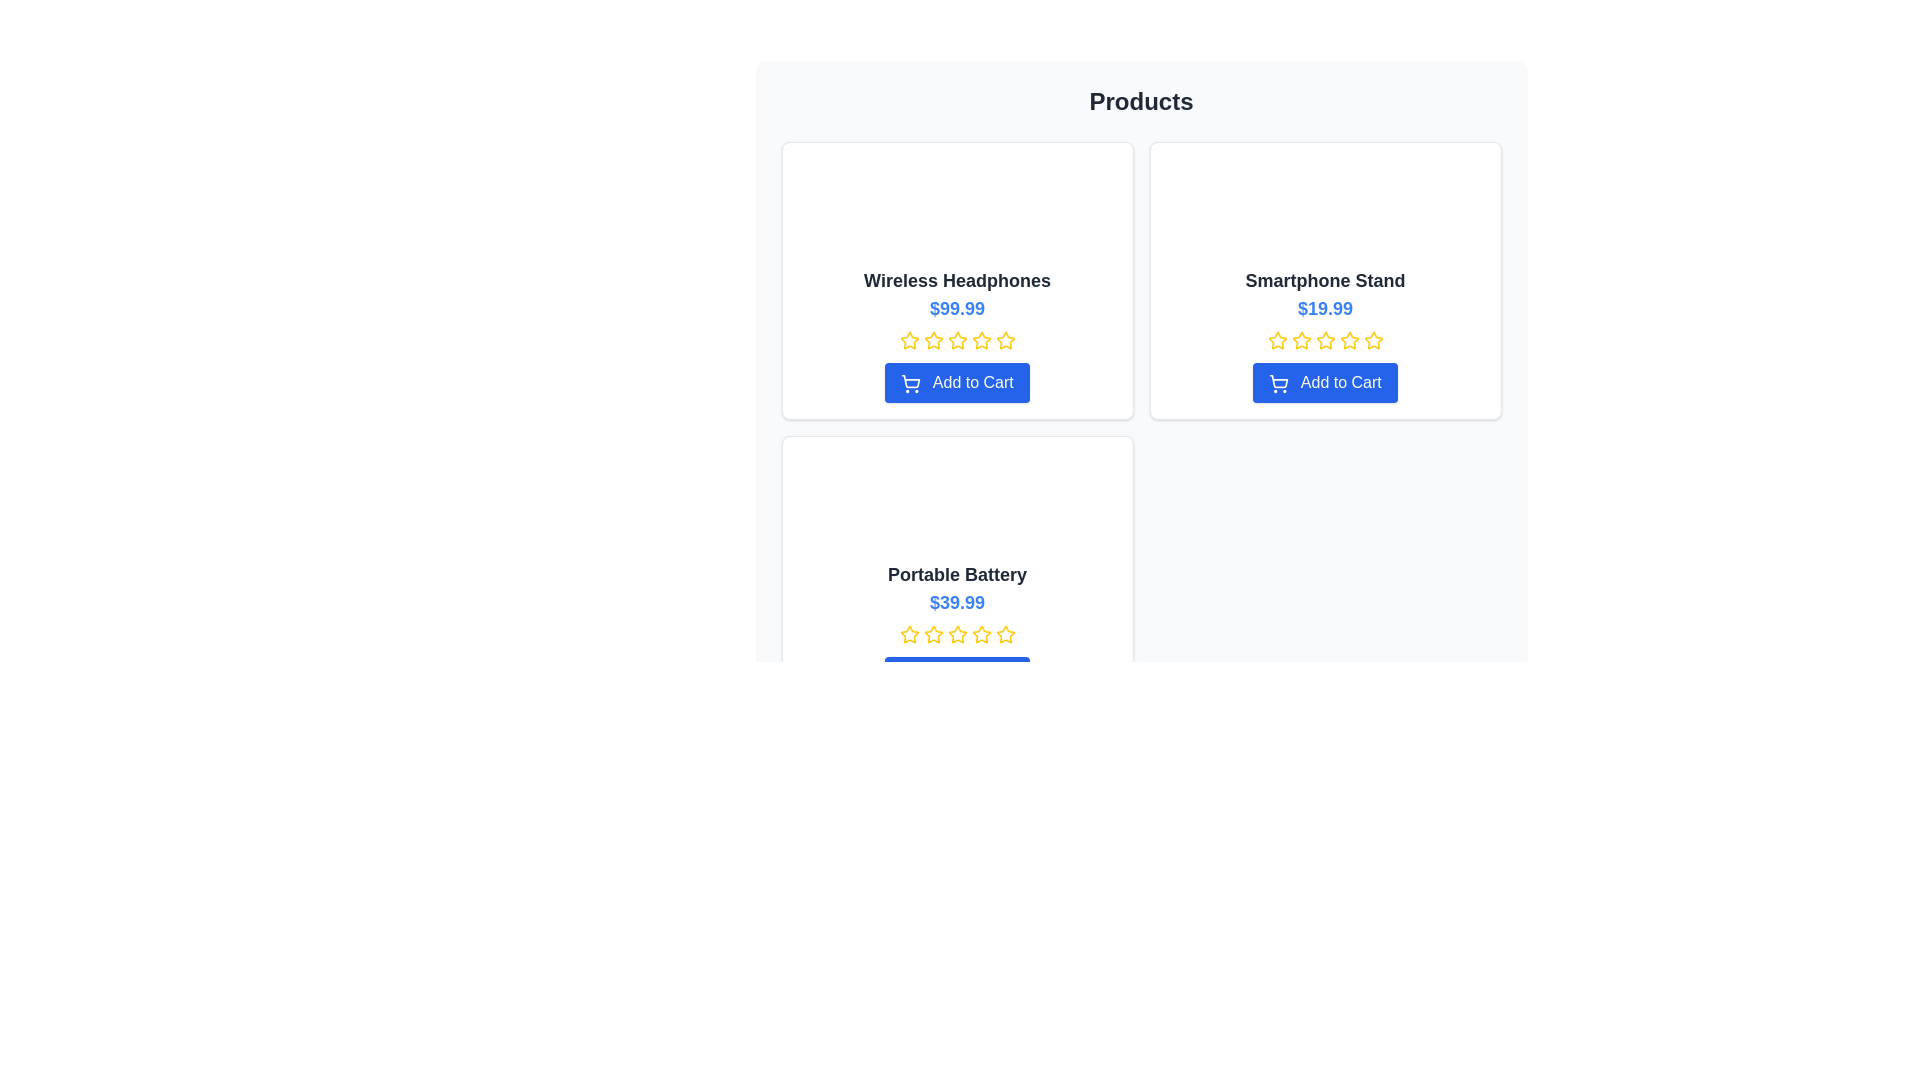 Image resolution: width=1920 pixels, height=1080 pixels. What do you see at coordinates (1325, 339) in the screenshot?
I see `the fourth star icon in the rating system beneath the 'Smartphone Stand' product to rate it` at bounding box center [1325, 339].